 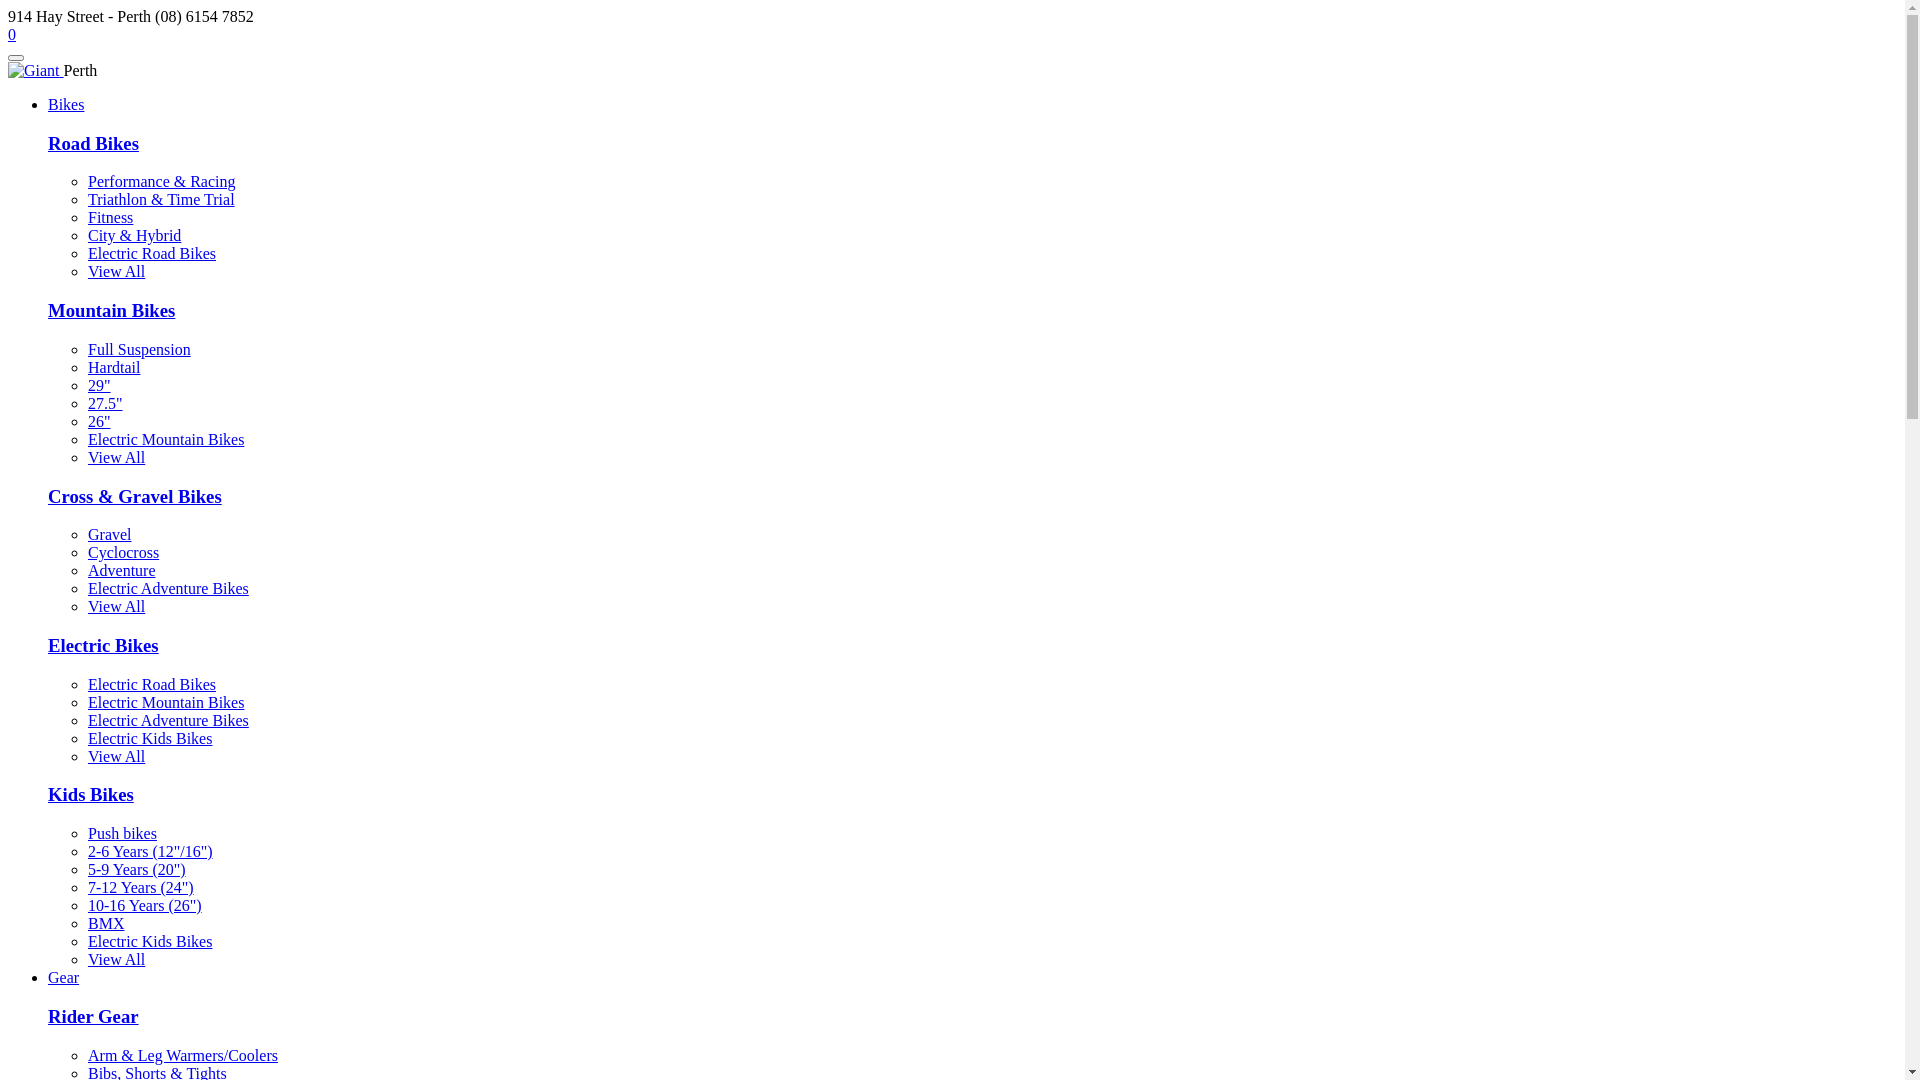 What do you see at coordinates (12, 34) in the screenshot?
I see `'0 item(s) in cart` at bounding box center [12, 34].